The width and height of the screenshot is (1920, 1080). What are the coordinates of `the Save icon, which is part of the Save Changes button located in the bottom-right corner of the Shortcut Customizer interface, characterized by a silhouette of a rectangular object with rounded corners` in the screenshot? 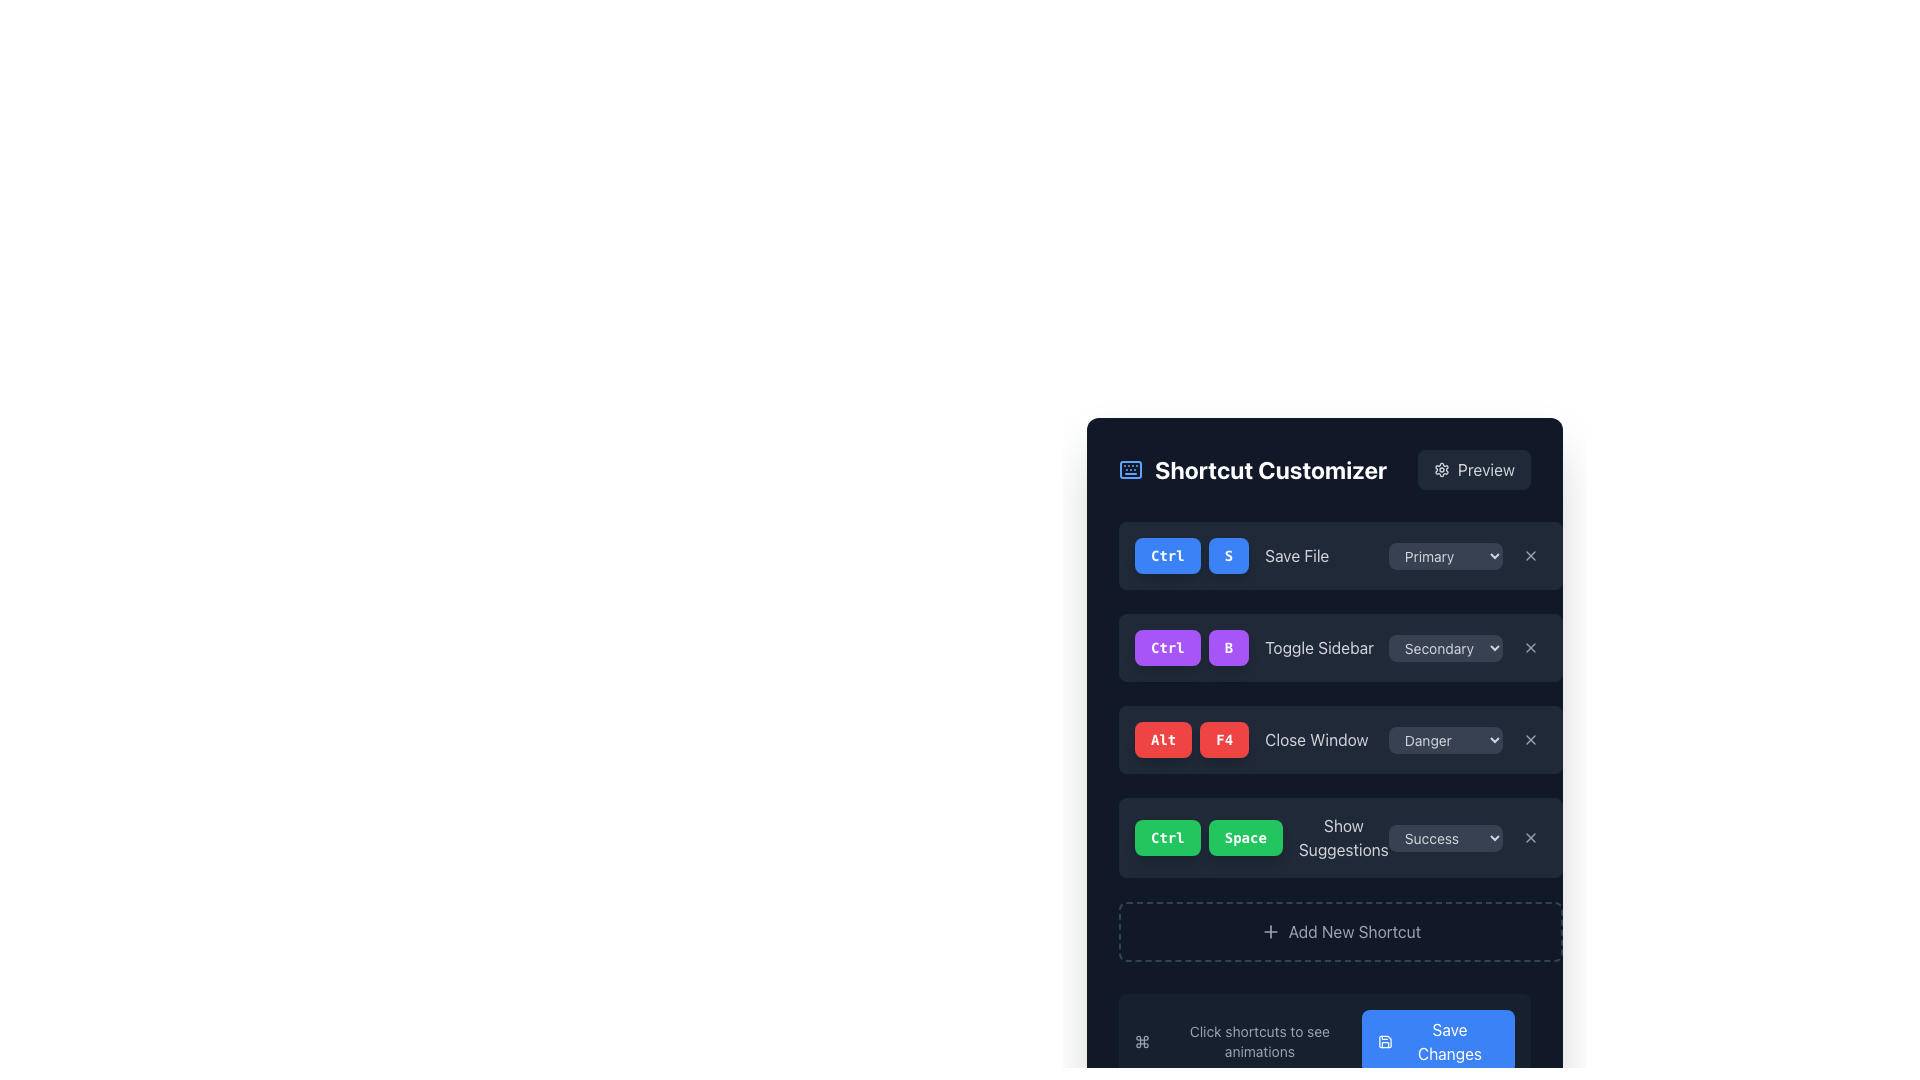 It's located at (1384, 1040).